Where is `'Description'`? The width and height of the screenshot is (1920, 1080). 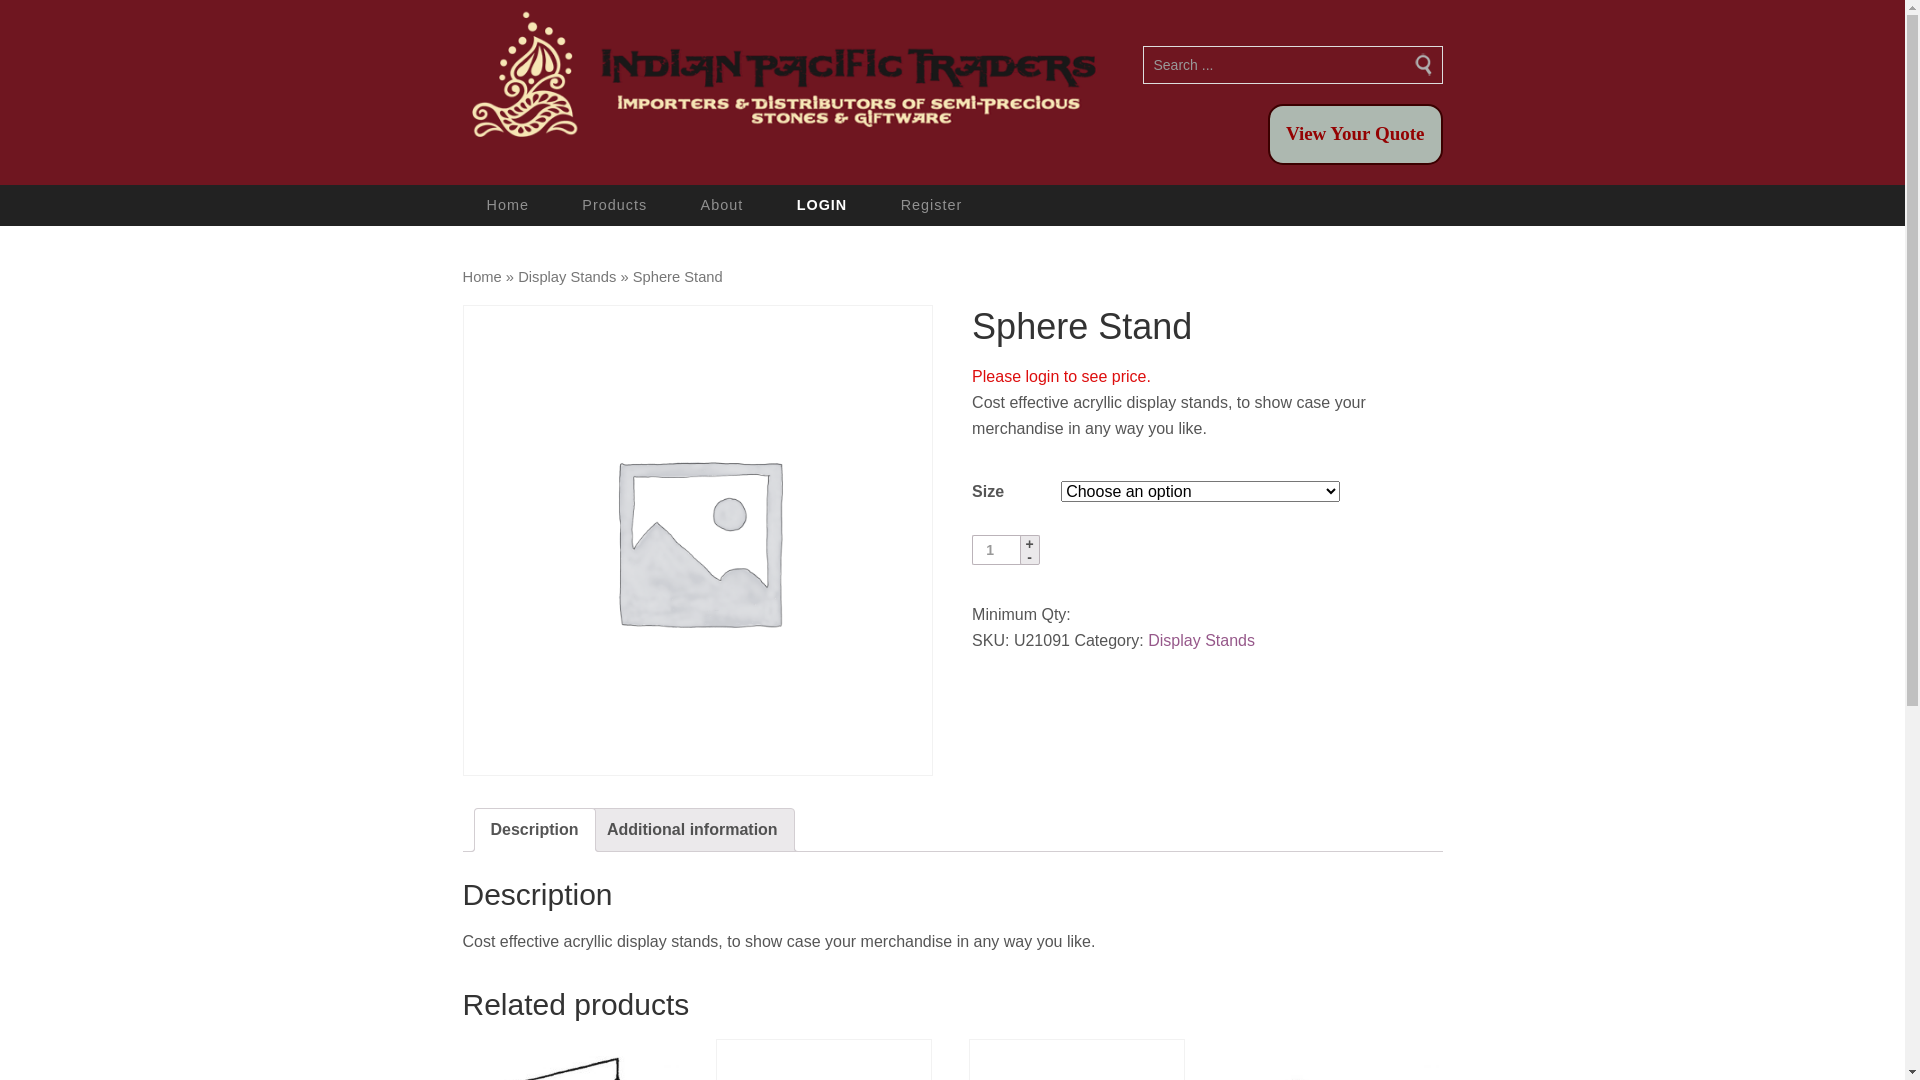
'Description' is located at coordinates (489, 829).